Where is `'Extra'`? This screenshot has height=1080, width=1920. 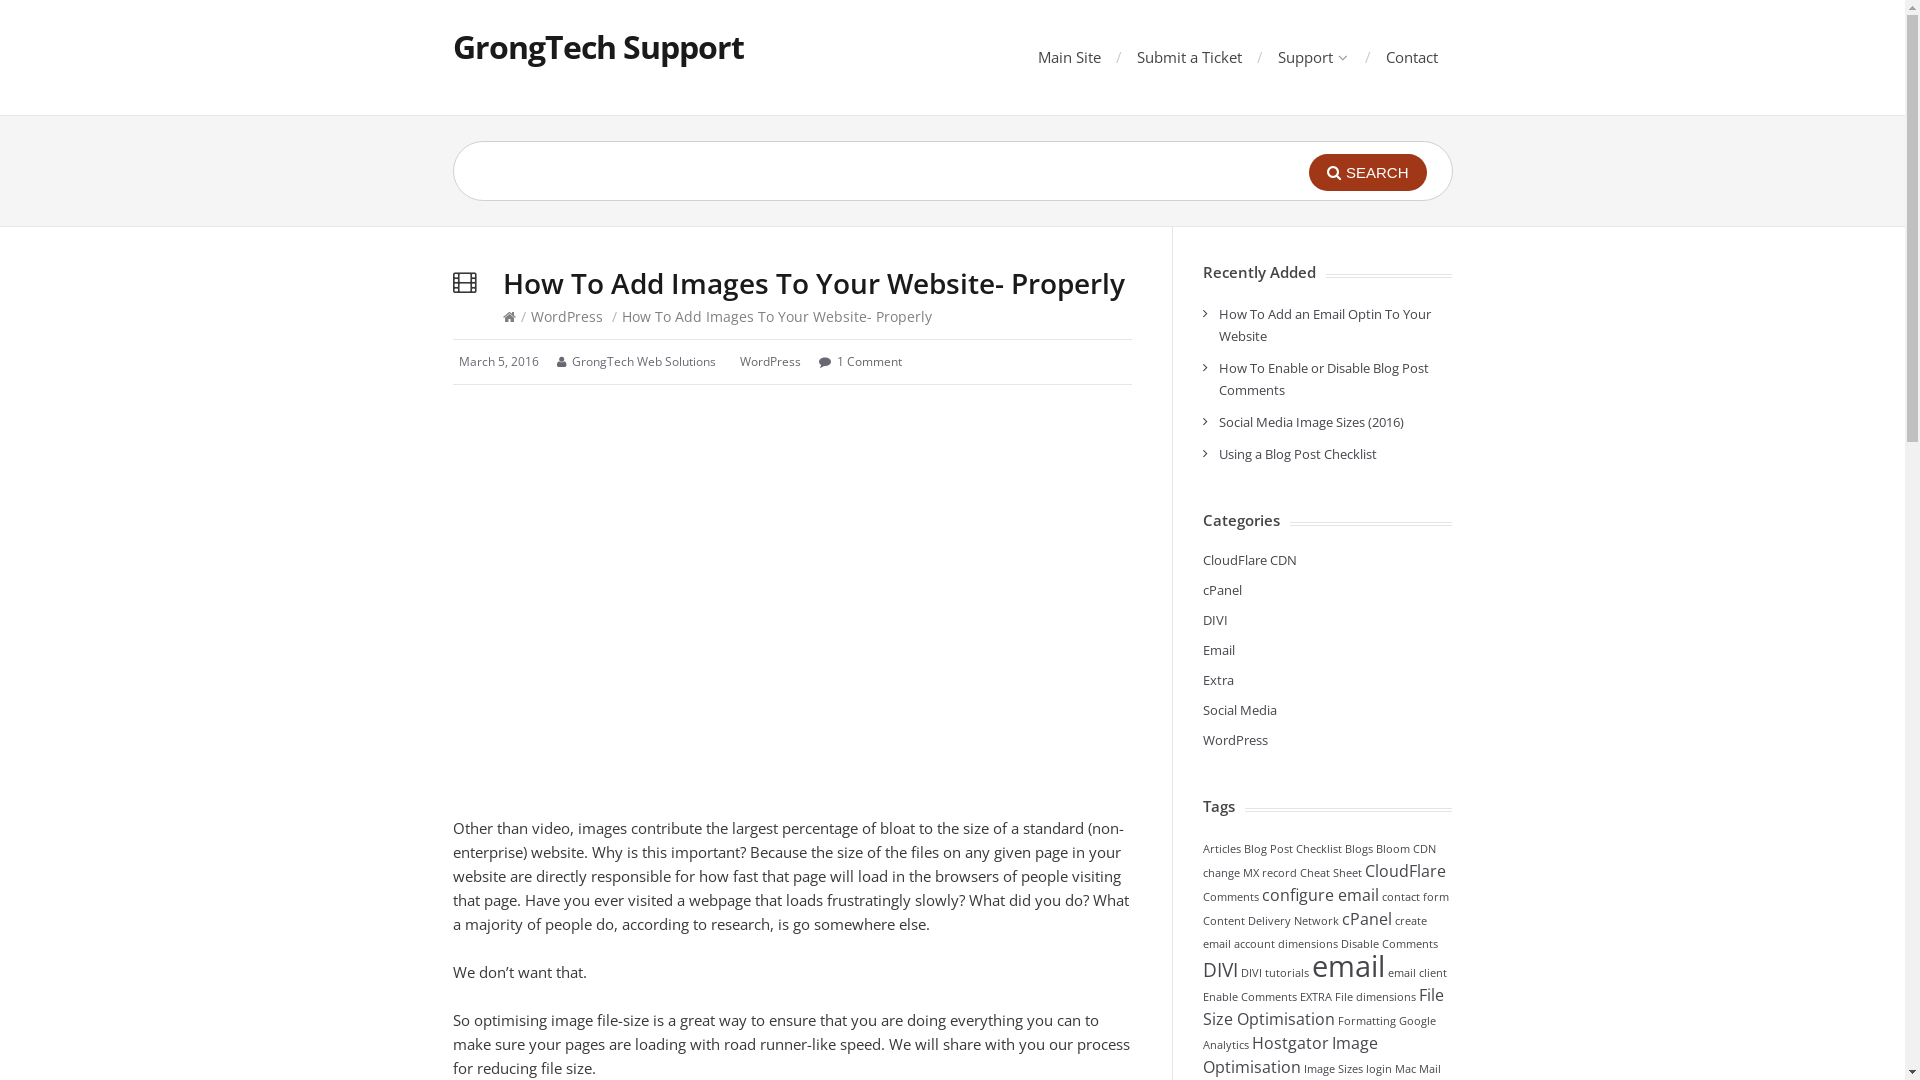
'Extra' is located at coordinates (1200, 678).